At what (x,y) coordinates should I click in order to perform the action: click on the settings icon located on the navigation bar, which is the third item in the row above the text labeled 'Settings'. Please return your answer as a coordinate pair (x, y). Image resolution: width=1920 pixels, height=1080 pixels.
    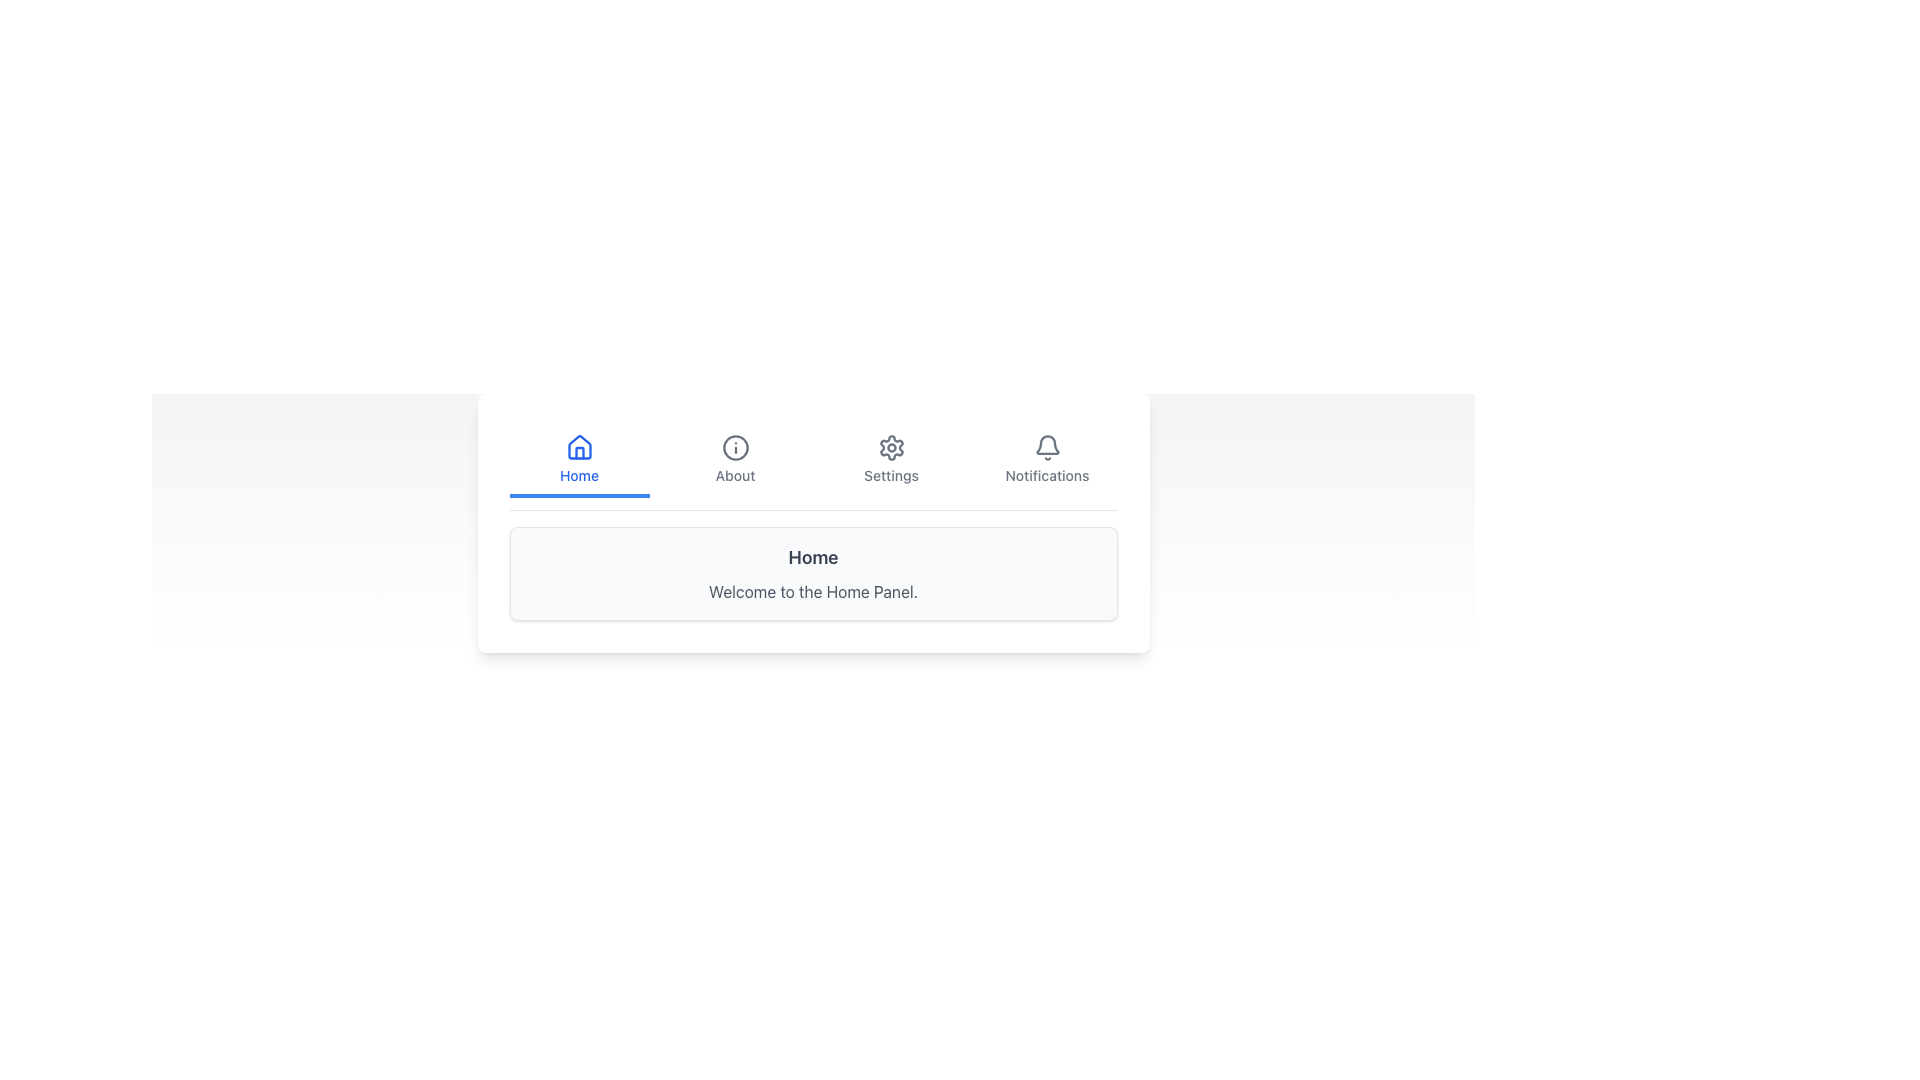
    Looking at the image, I should click on (890, 446).